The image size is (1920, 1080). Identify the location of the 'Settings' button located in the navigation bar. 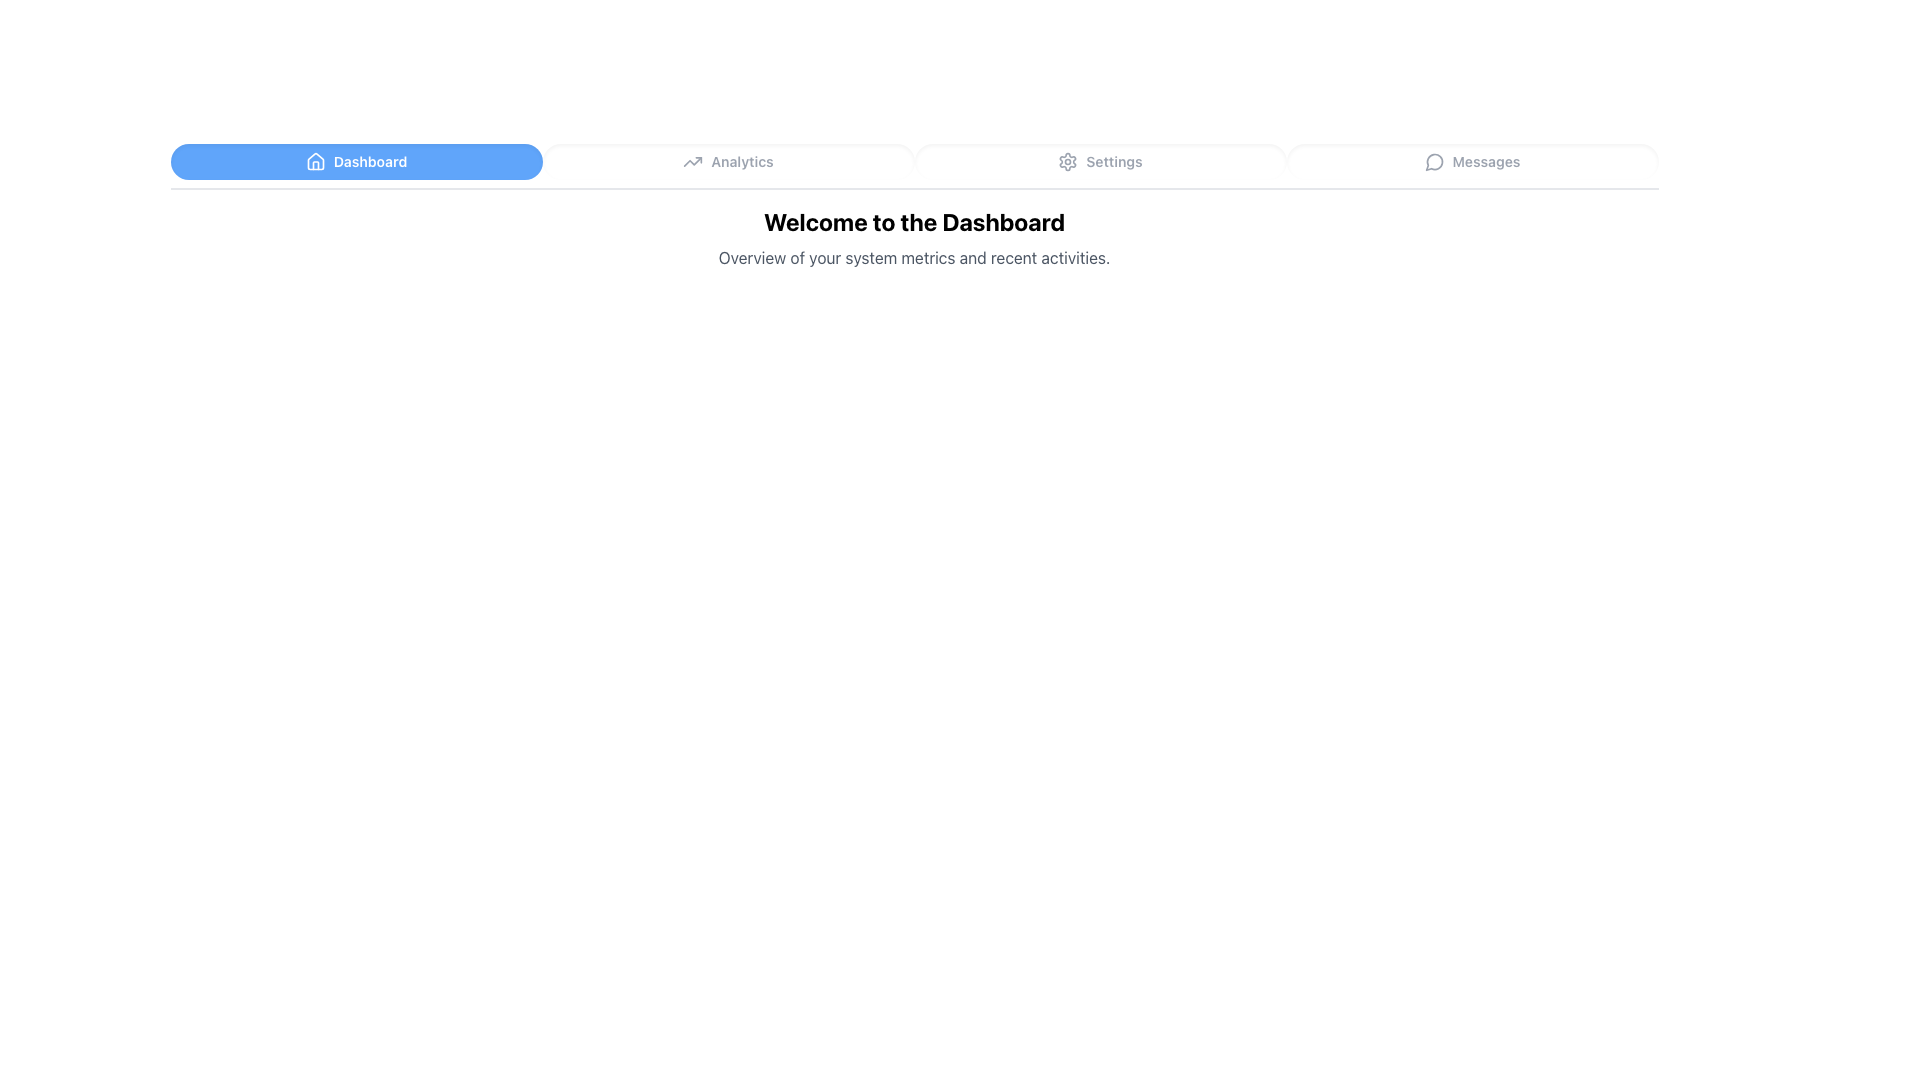
(1099, 161).